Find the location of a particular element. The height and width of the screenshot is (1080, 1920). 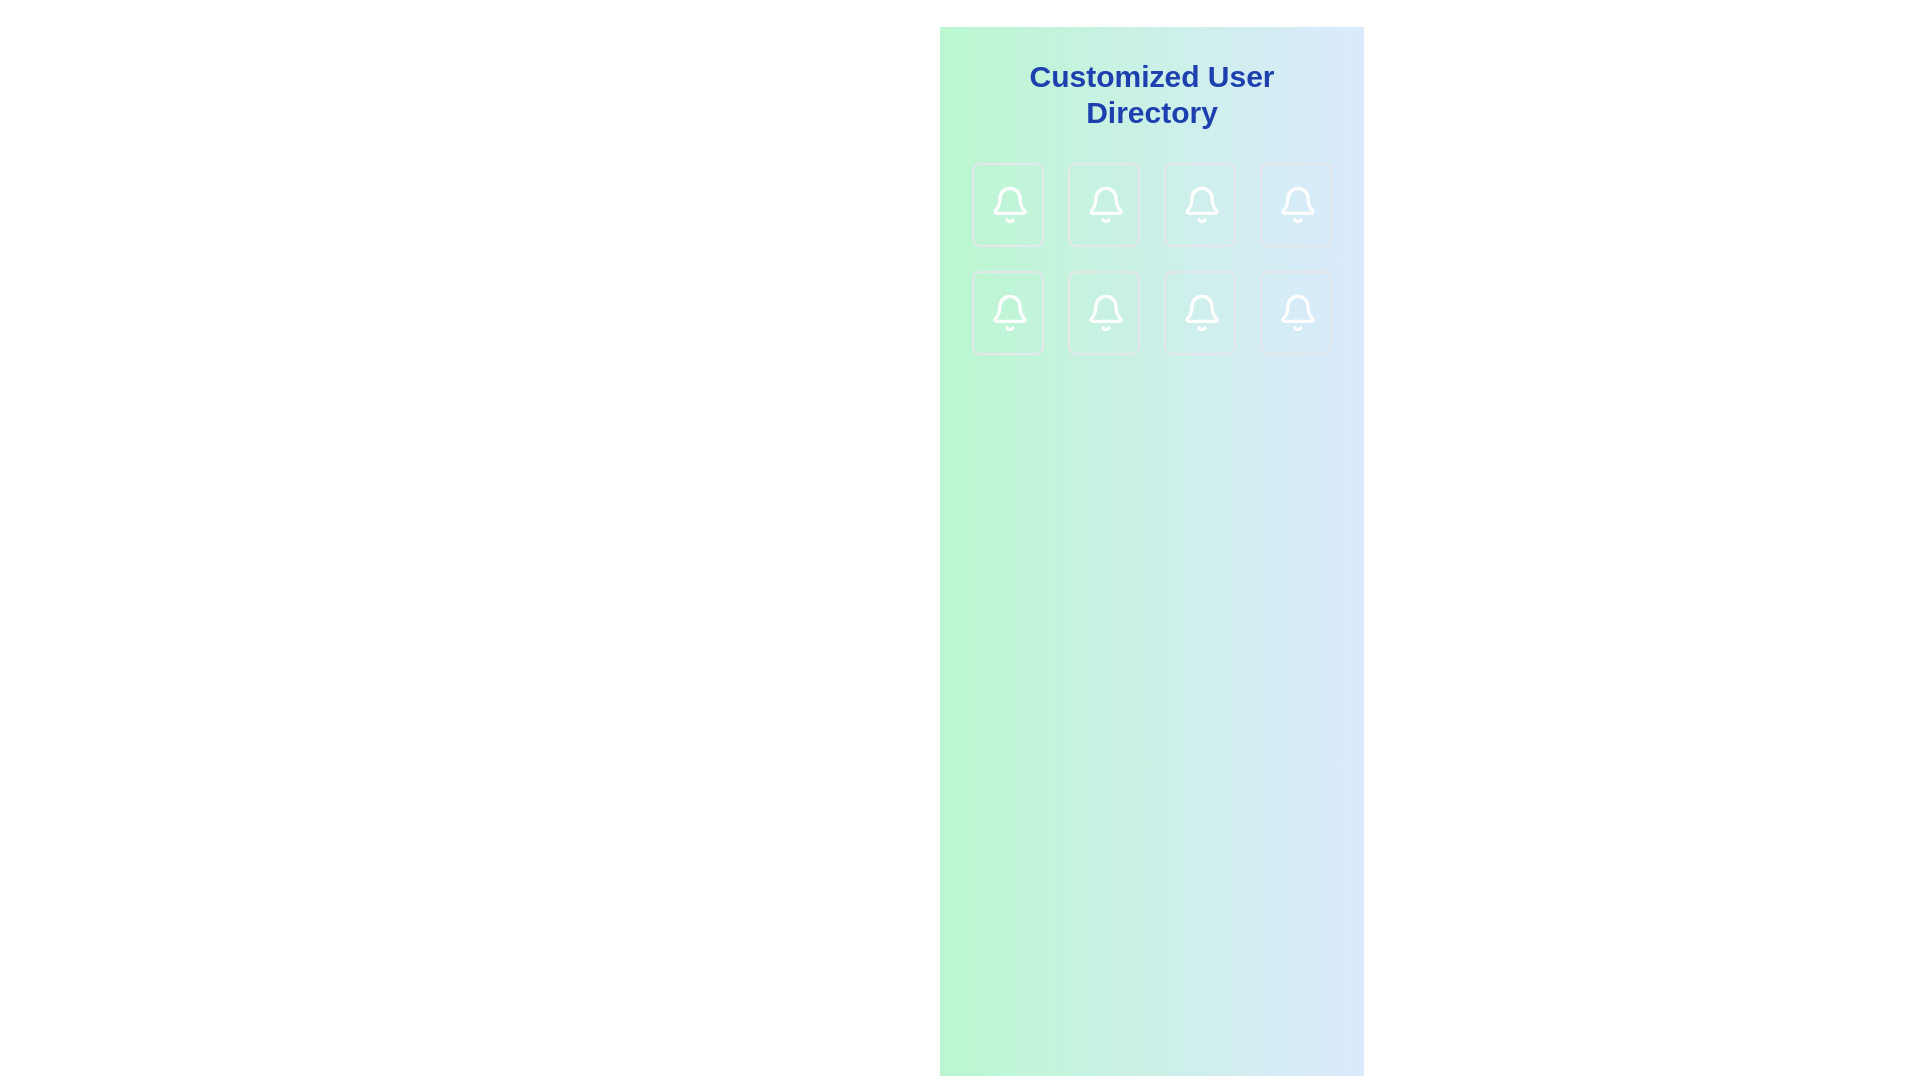

the second bell icon is located at coordinates (1200, 312).